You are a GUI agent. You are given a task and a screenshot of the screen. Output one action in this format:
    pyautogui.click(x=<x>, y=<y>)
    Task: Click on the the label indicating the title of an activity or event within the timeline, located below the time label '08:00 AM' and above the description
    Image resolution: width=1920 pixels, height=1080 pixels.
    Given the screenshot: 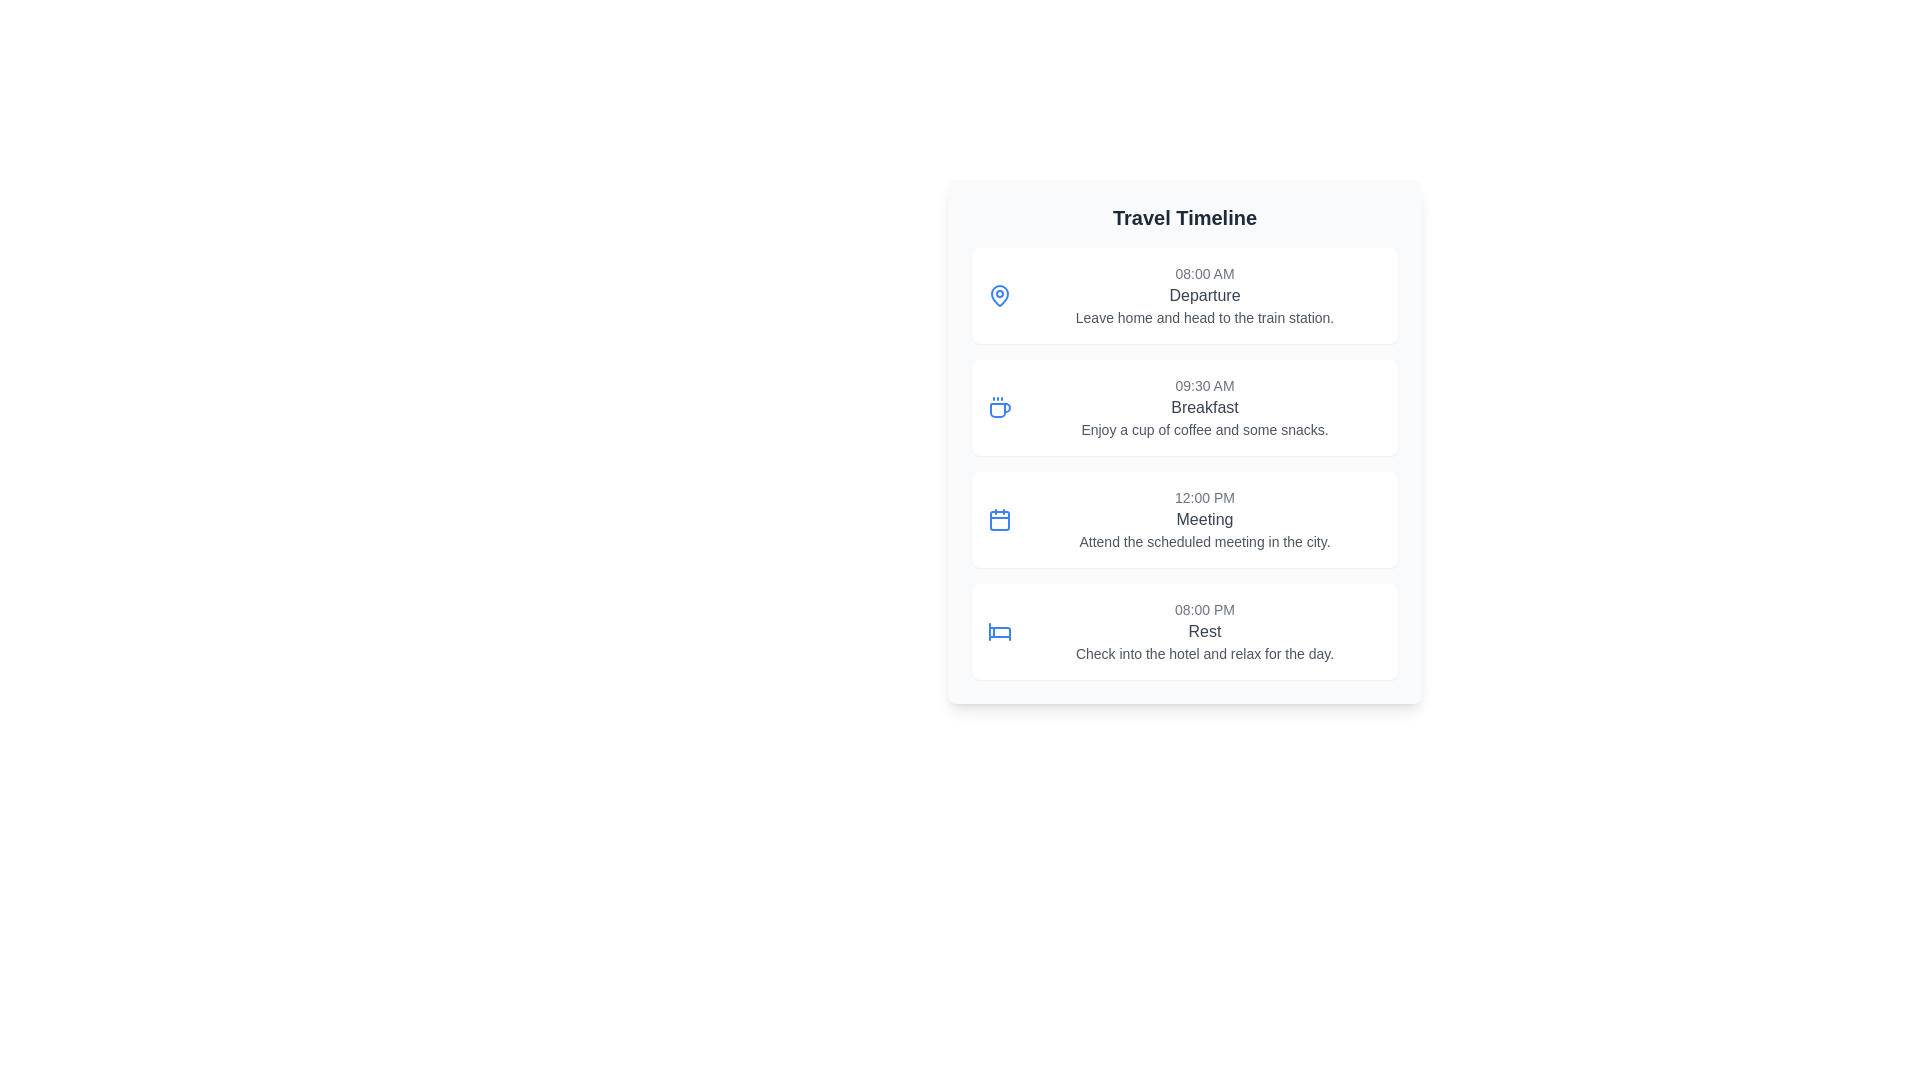 What is the action you would take?
    pyautogui.click(x=1203, y=296)
    